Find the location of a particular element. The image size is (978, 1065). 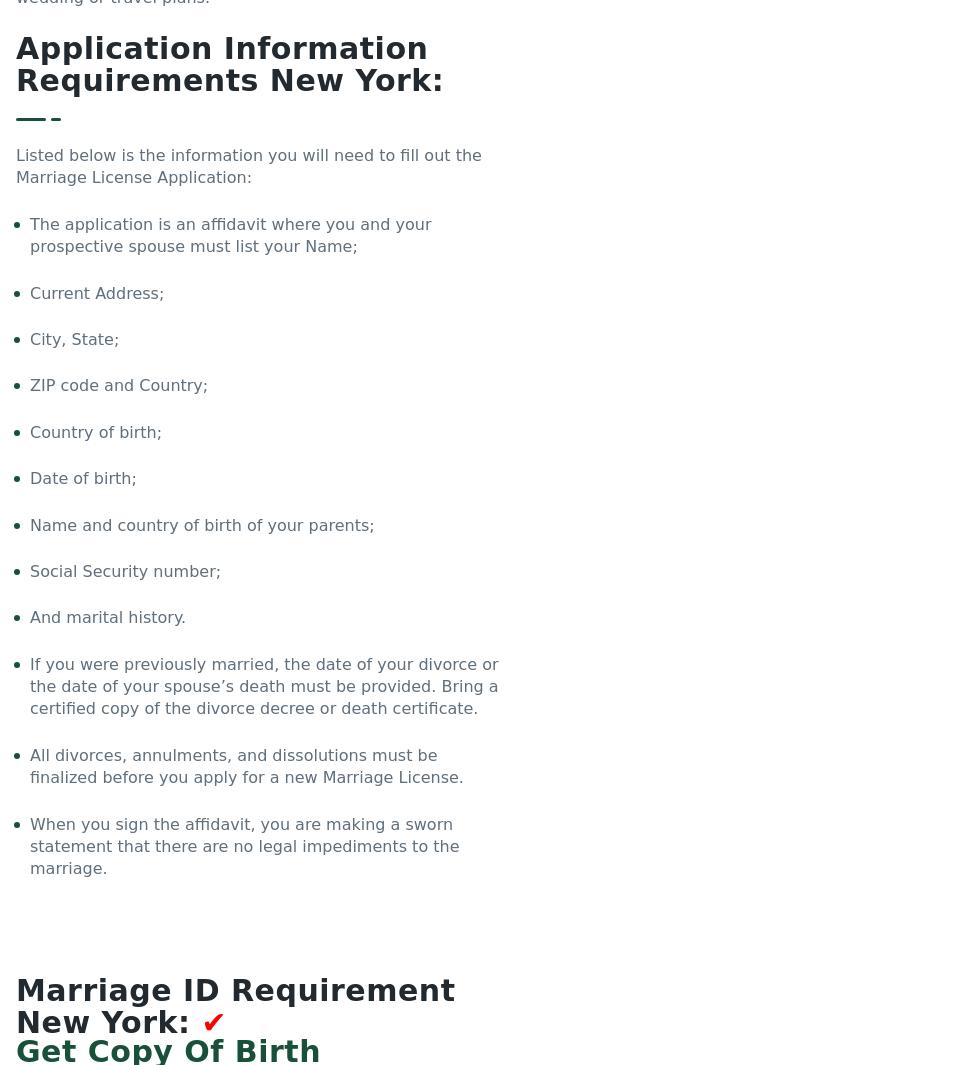

'Listed below is the information you will need to fill out the Marriage License Application:' is located at coordinates (247, 165).